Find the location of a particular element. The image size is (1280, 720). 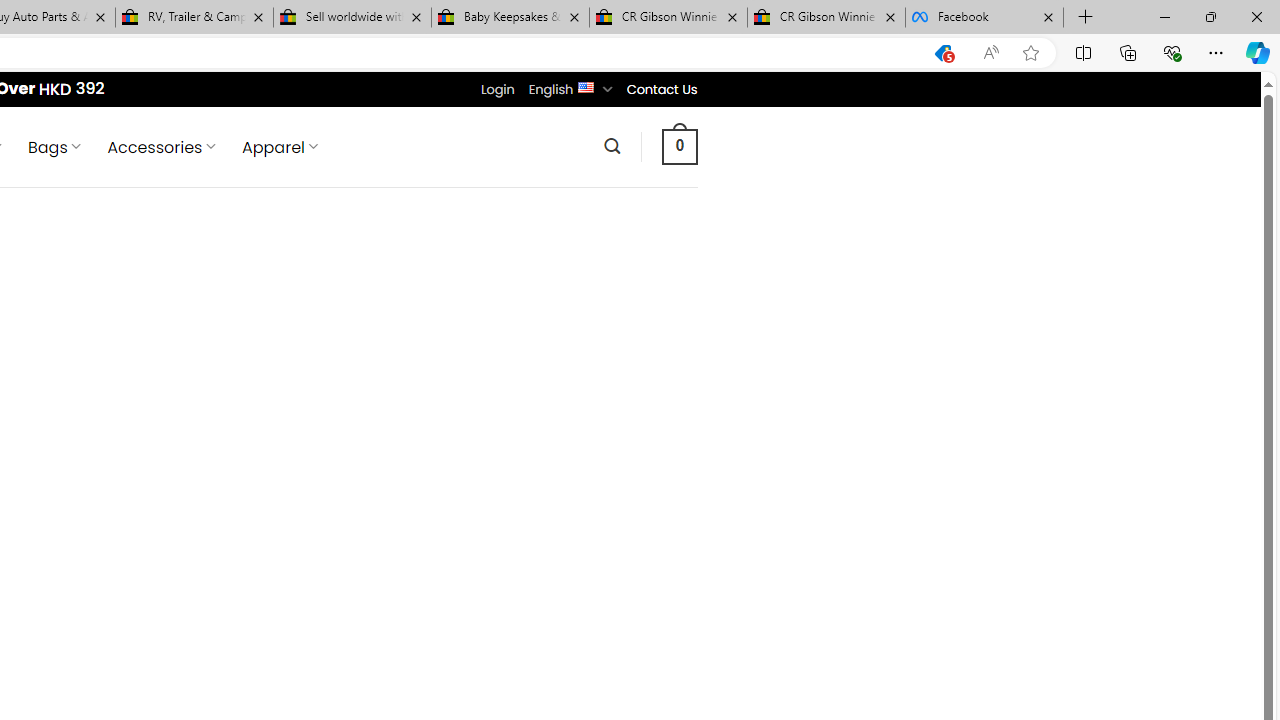

'This site has coupons! Shopping in Microsoft Edge, 5' is located at coordinates (942, 52).